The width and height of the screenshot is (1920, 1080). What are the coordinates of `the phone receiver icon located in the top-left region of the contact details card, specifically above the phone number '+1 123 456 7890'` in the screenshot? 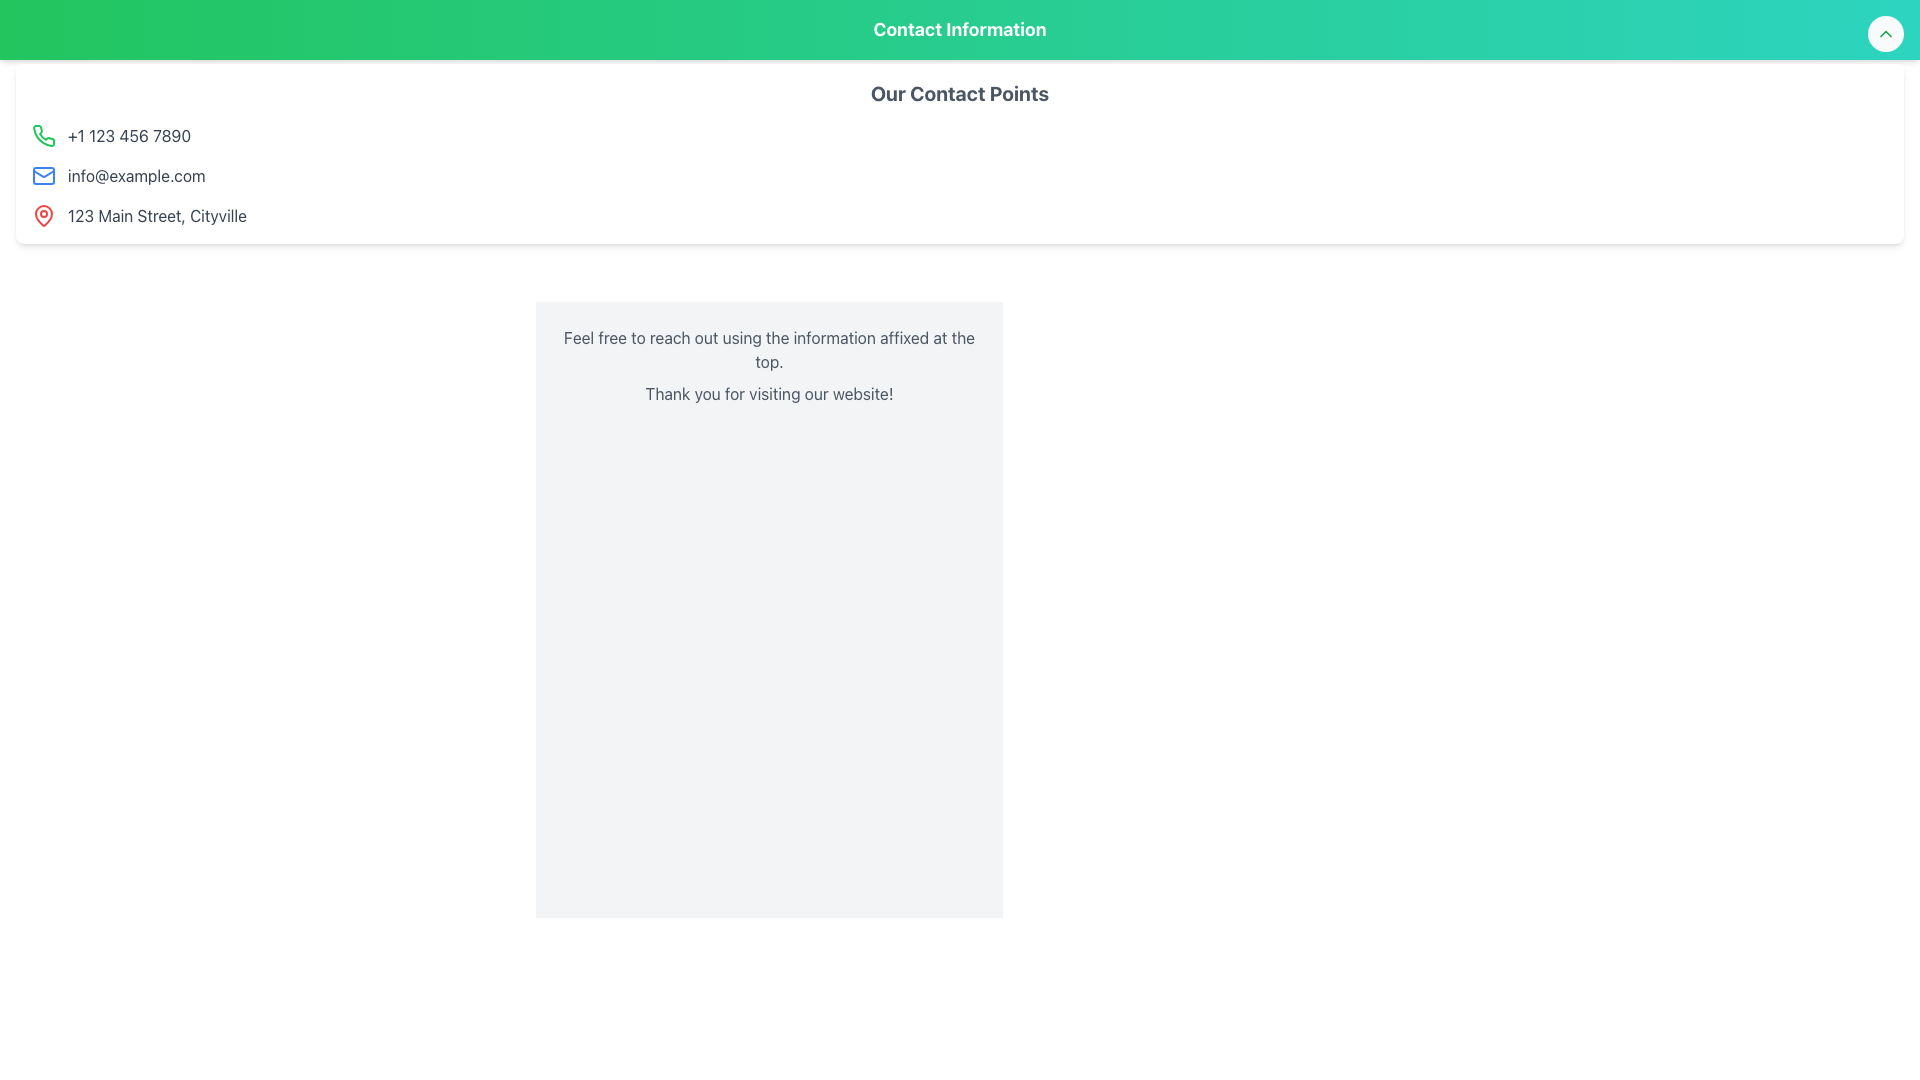 It's located at (43, 135).